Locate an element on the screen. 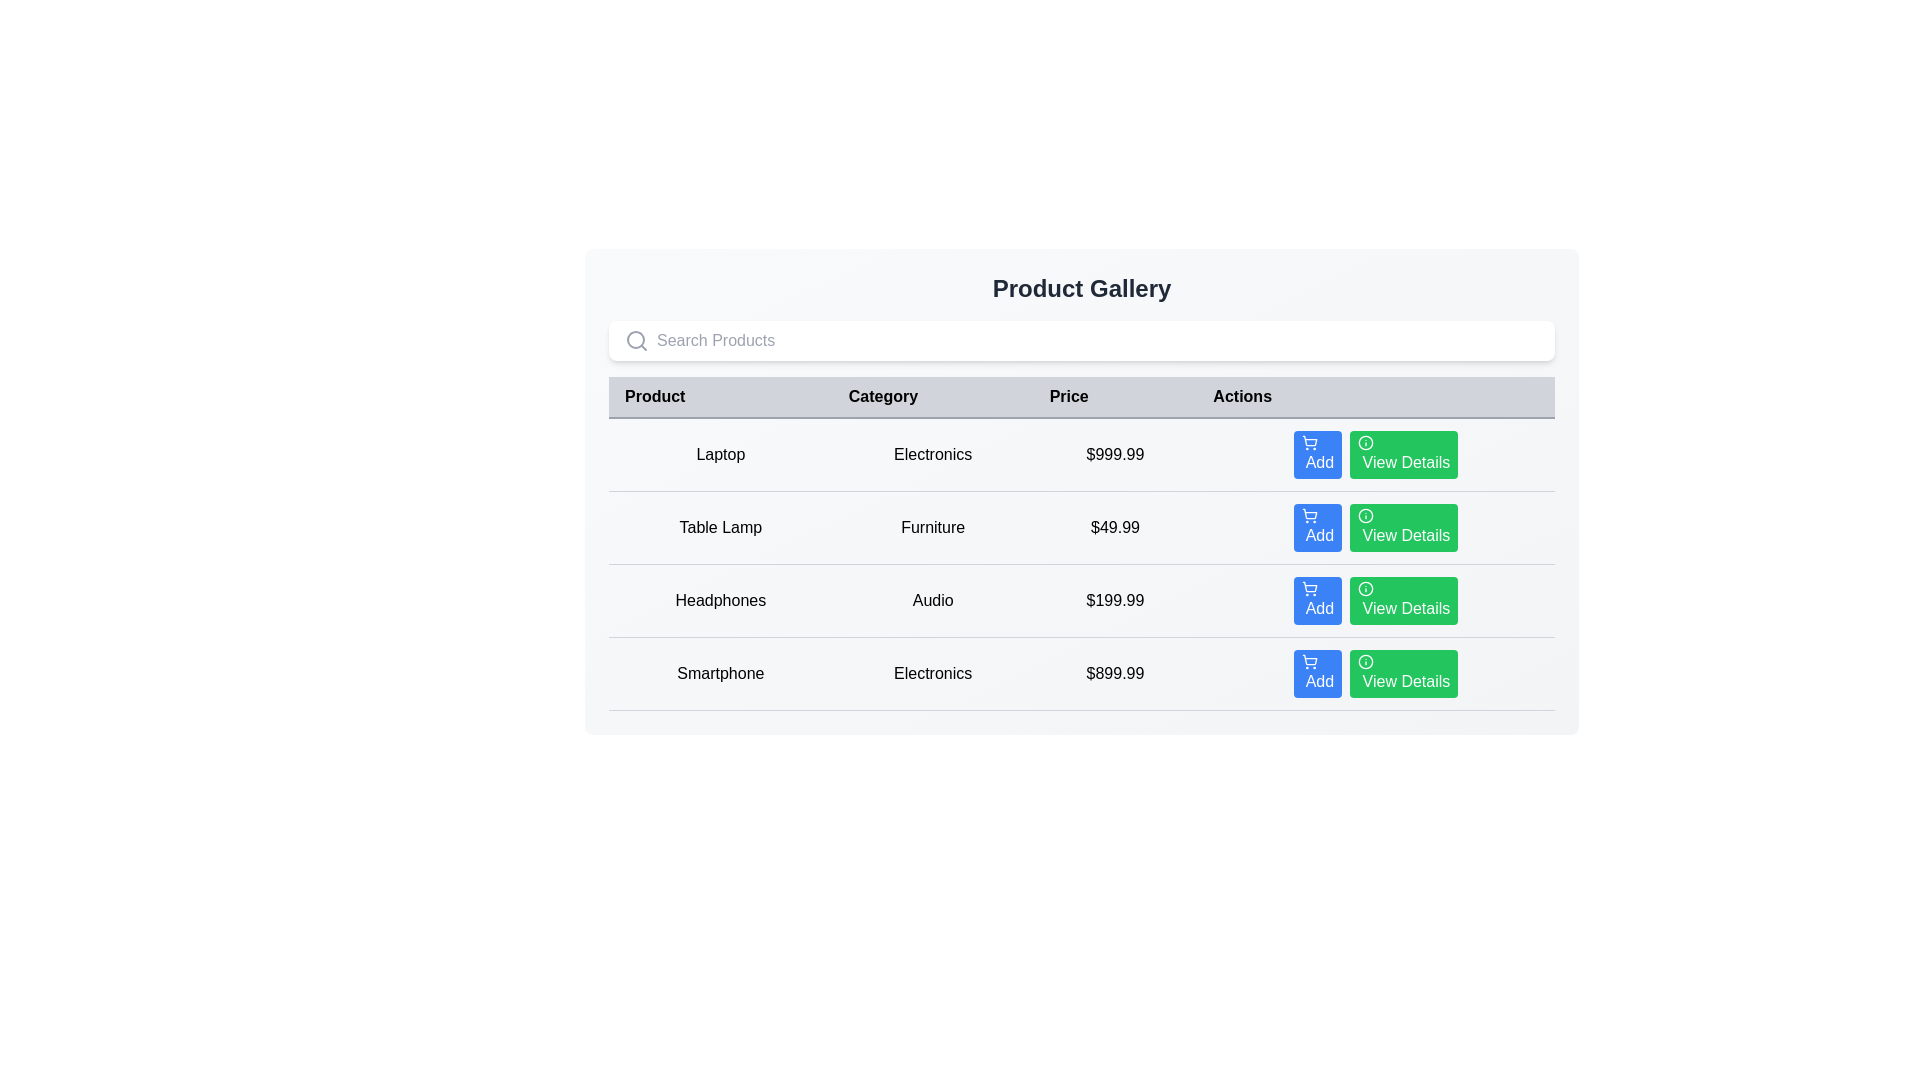  the SVG Circle element that forms the lens of the search icon located near the top-left corner of the interface is located at coordinates (634, 338).